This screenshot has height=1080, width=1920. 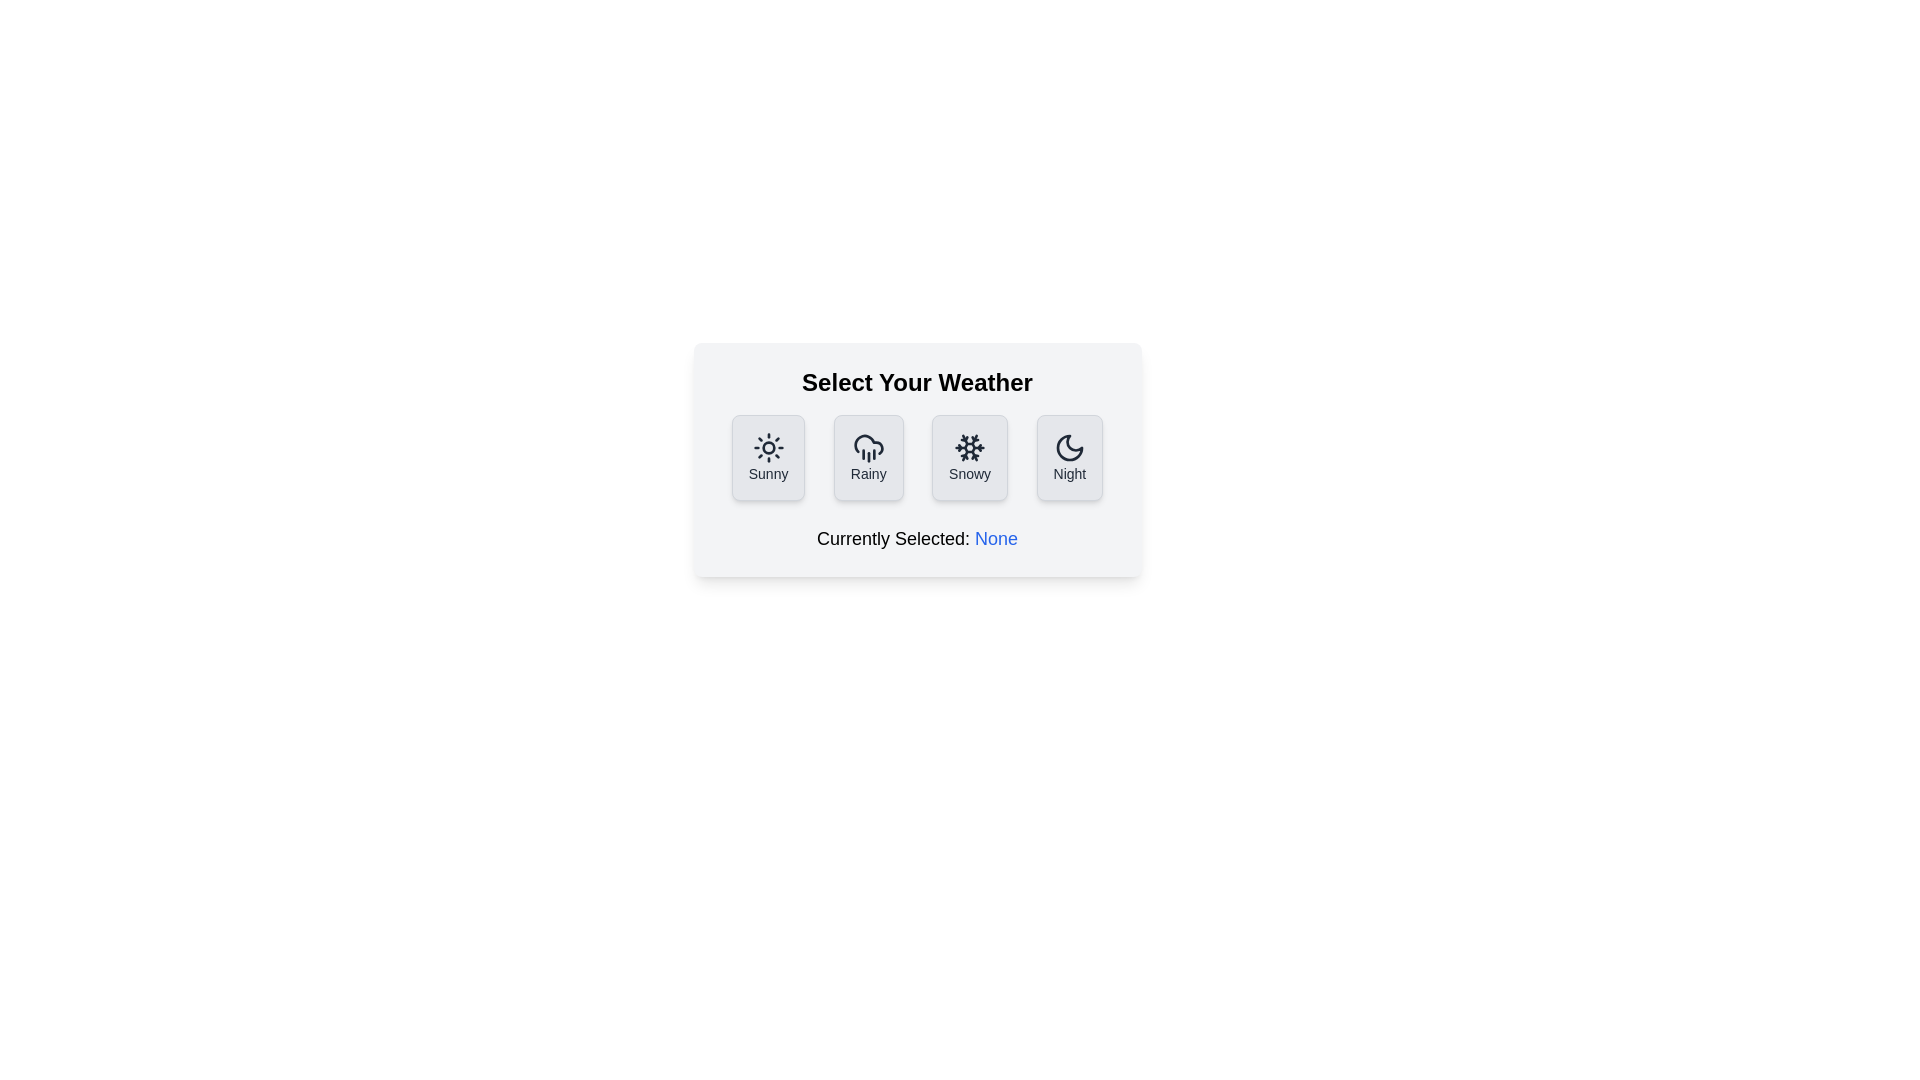 I want to click on the blue text label reading 'None' within the sentence 'Currently Selected: None' located at the bottom of the weather selection panel, so click(x=996, y=538).